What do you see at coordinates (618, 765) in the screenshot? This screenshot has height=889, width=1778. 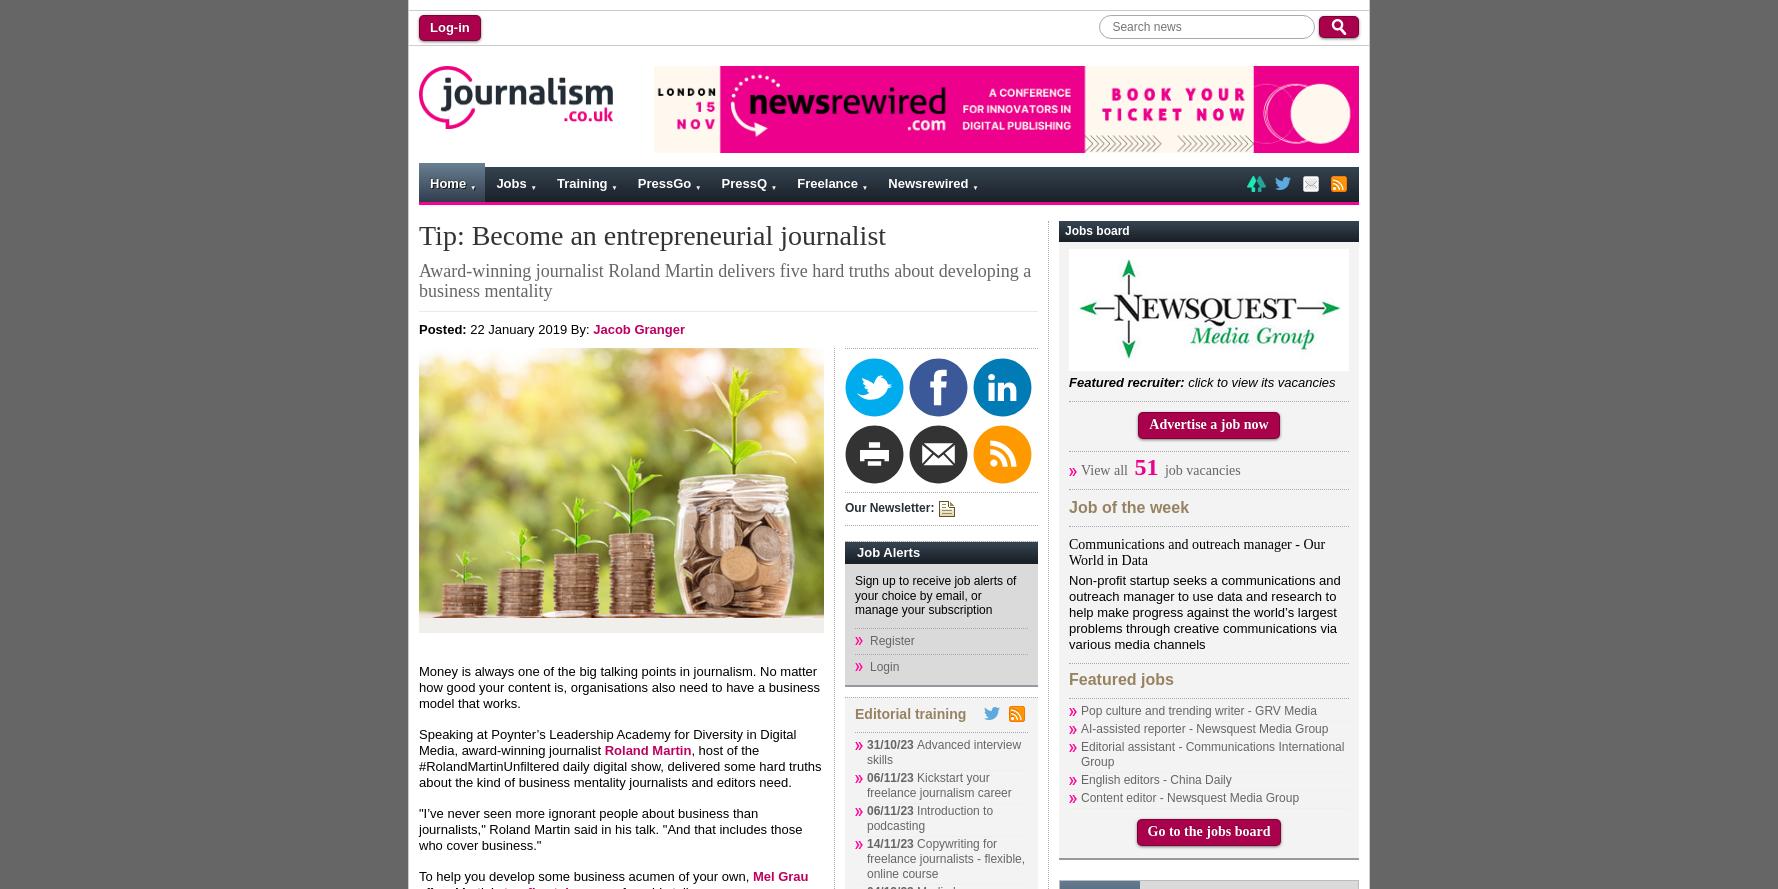 I see `', host of the #RolandMartinUnfiltered daily digital show, delivered some hard truths about the kind of business mentality journalists and editors need.'` at bounding box center [618, 765].